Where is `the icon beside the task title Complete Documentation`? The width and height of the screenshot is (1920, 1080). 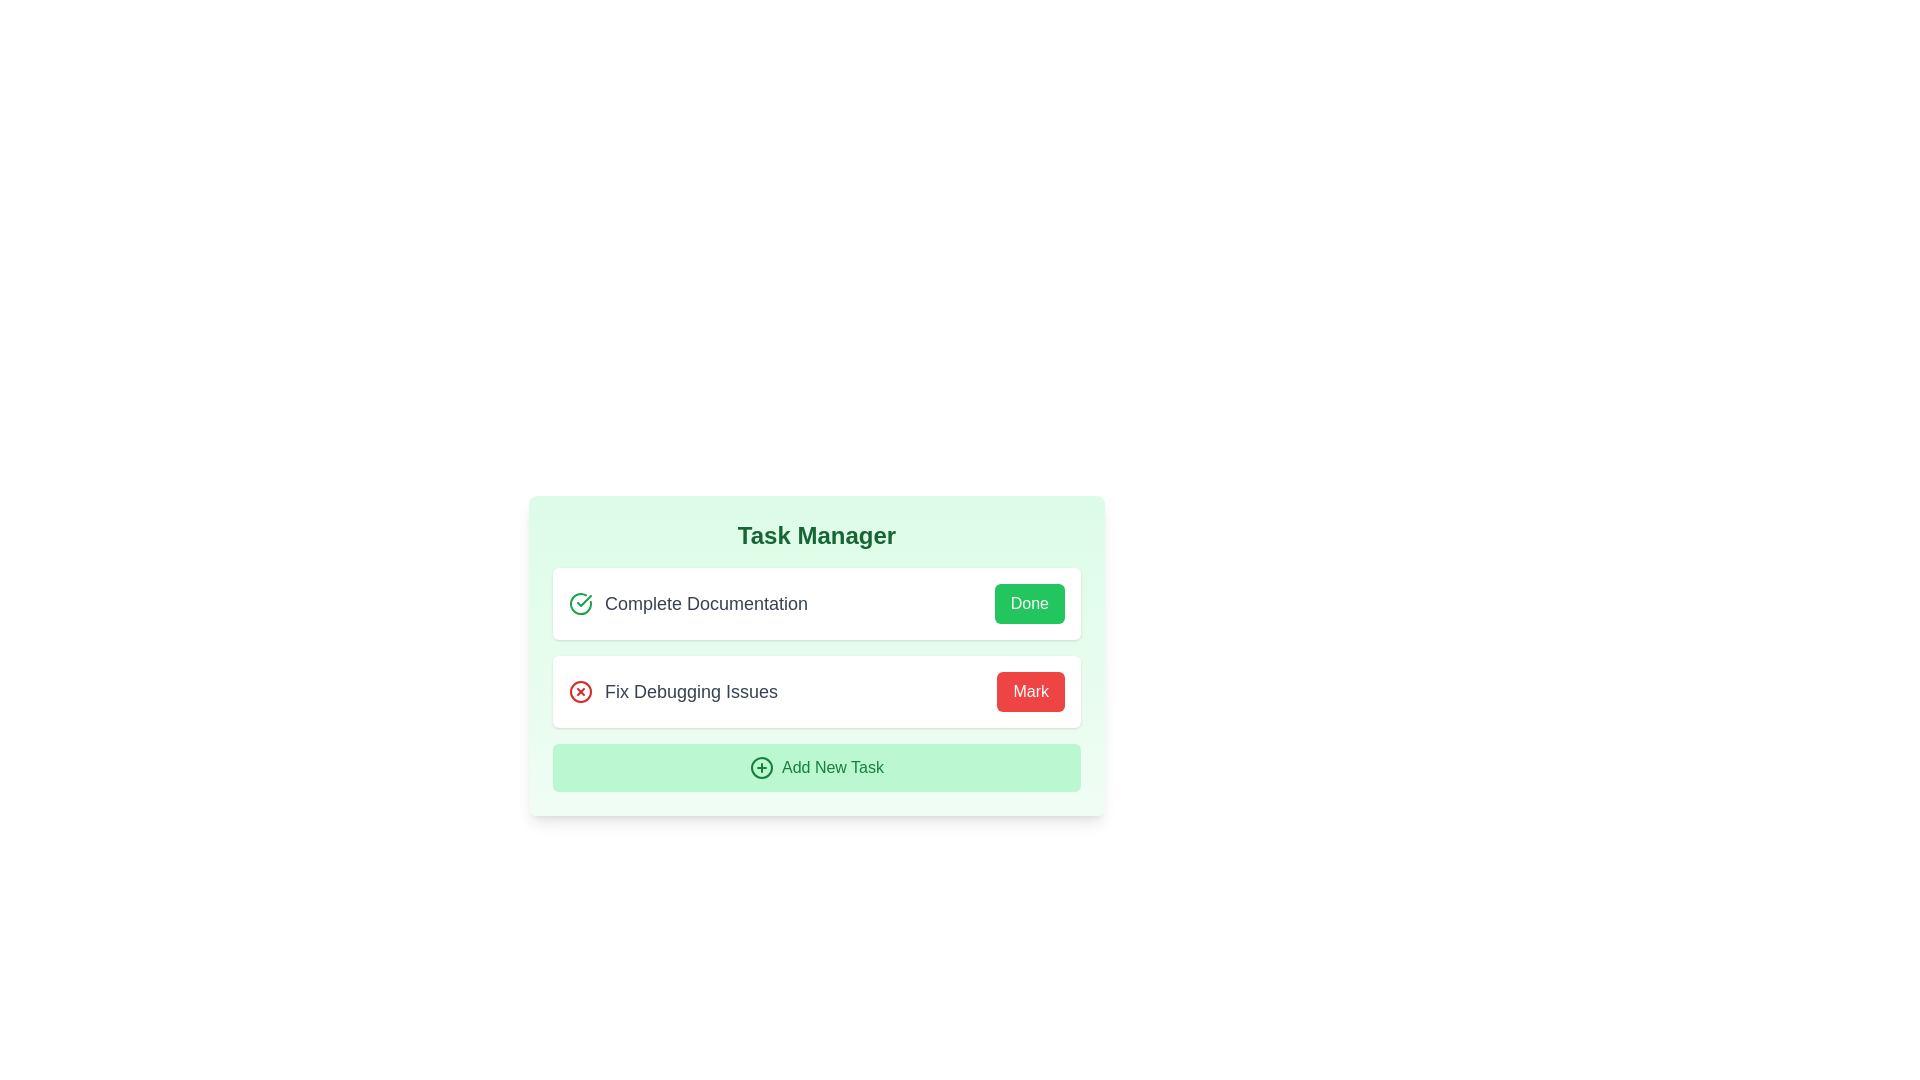 the icon beside the task title Complete Documentation is located at coordinates (579, 603).